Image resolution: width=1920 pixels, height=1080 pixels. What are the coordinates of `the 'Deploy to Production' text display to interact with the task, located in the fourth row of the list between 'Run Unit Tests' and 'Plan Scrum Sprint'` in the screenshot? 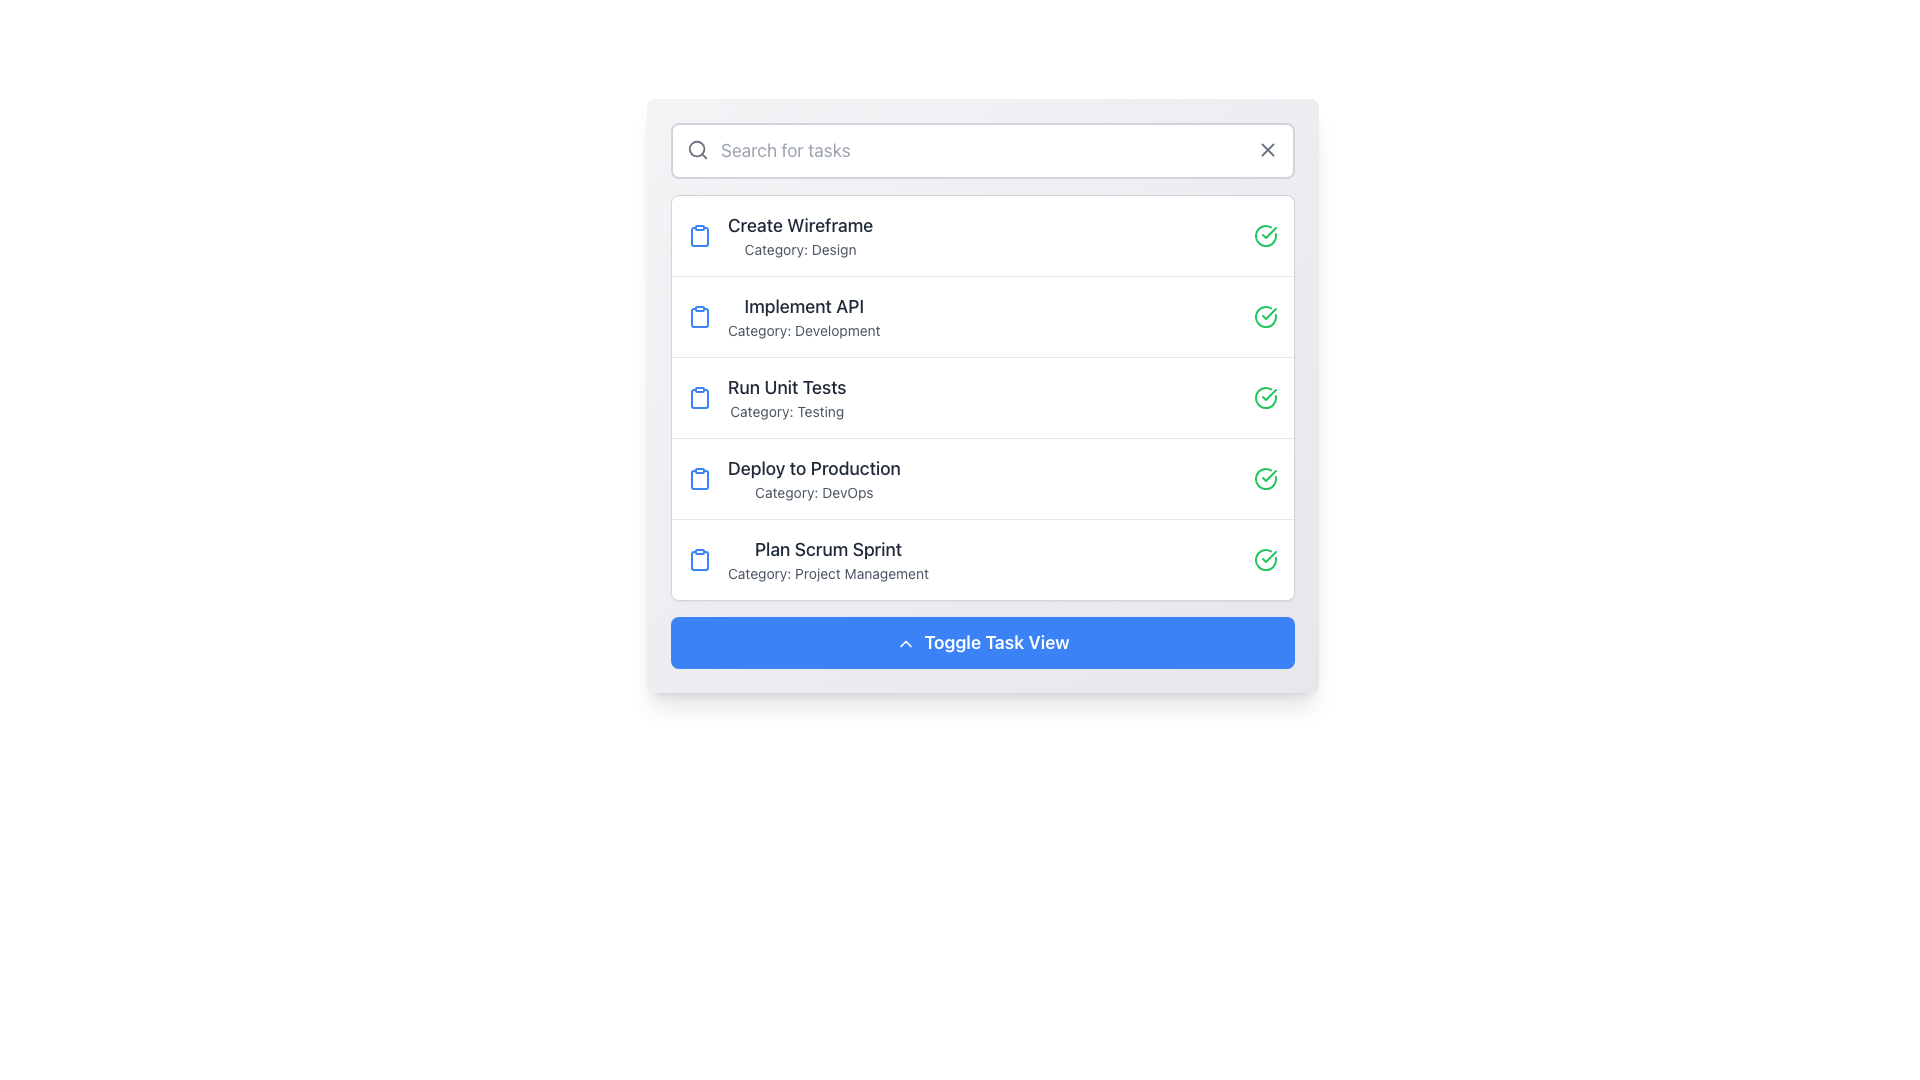 It's located at (814, 478).